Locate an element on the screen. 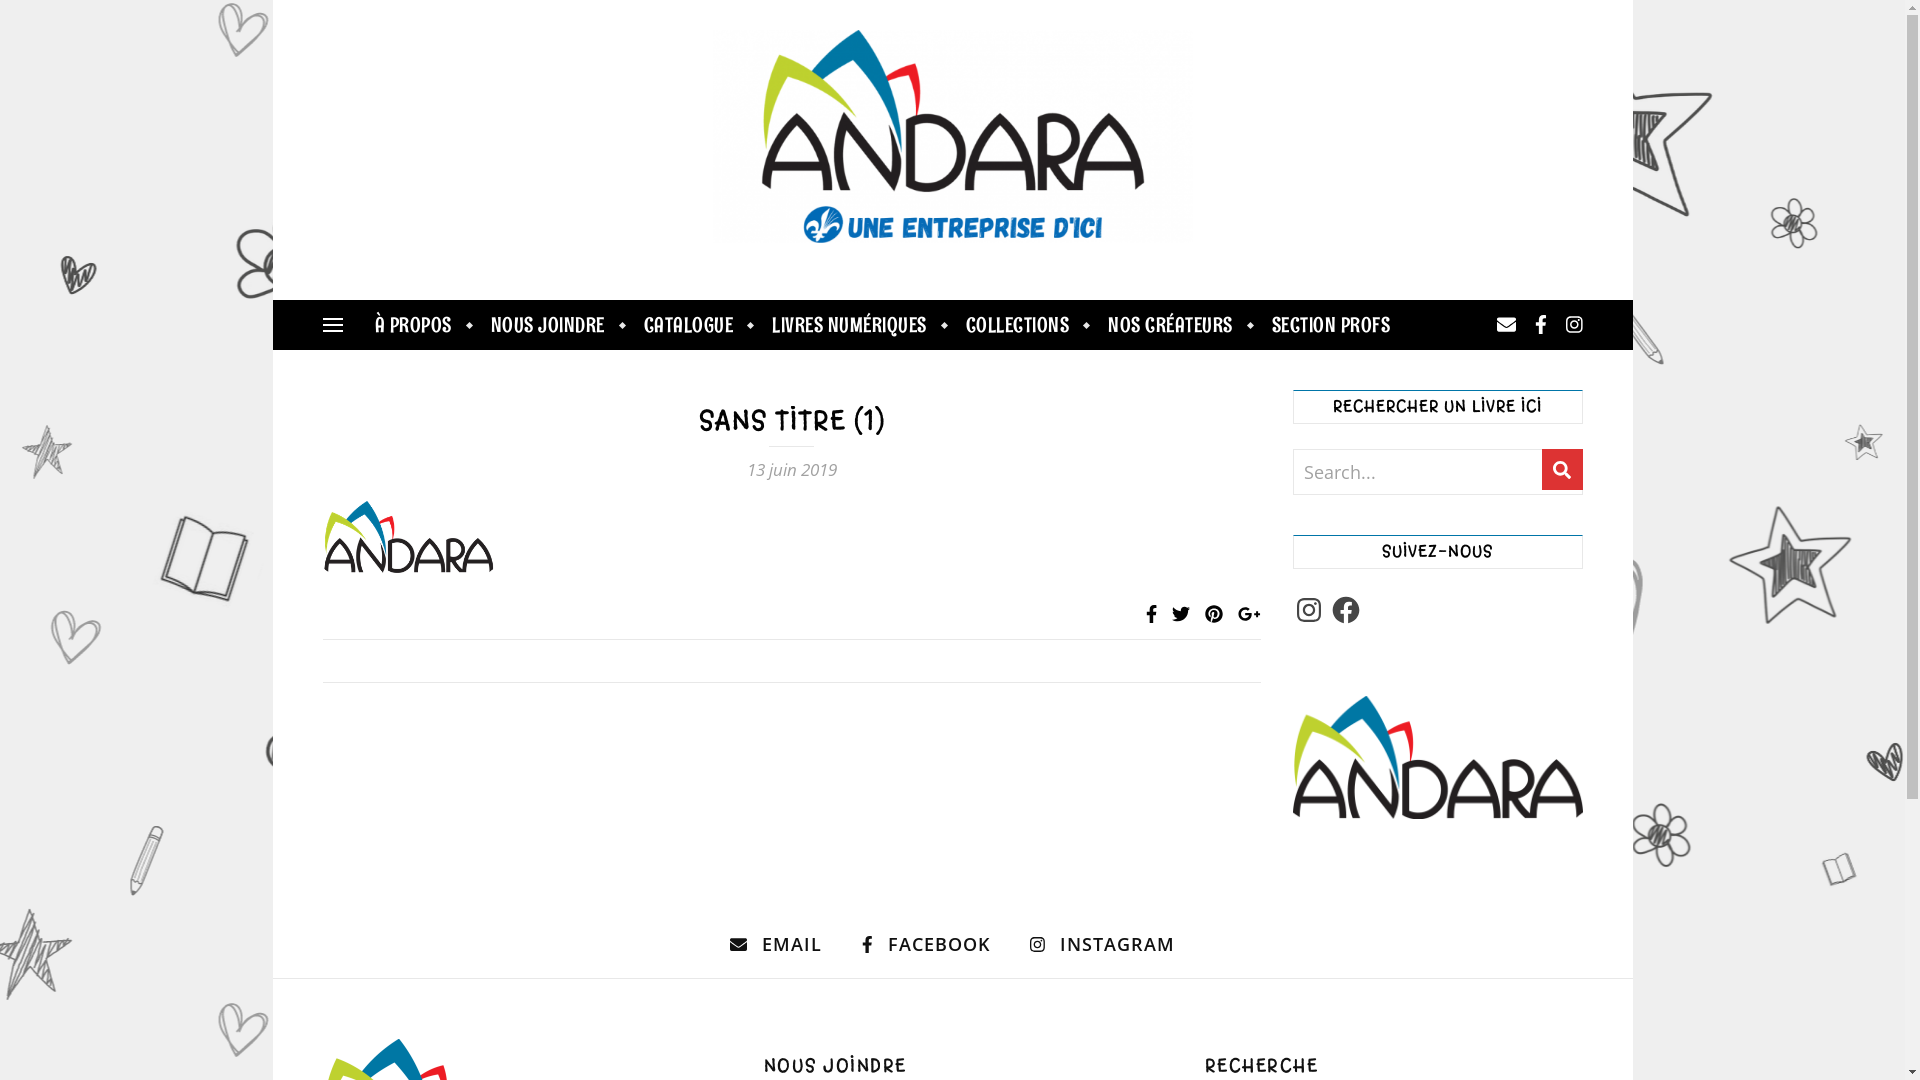 The width and height of the screenshot is (1920, 1080). 'FACEBOOK' is located at coordinates (925, 944).